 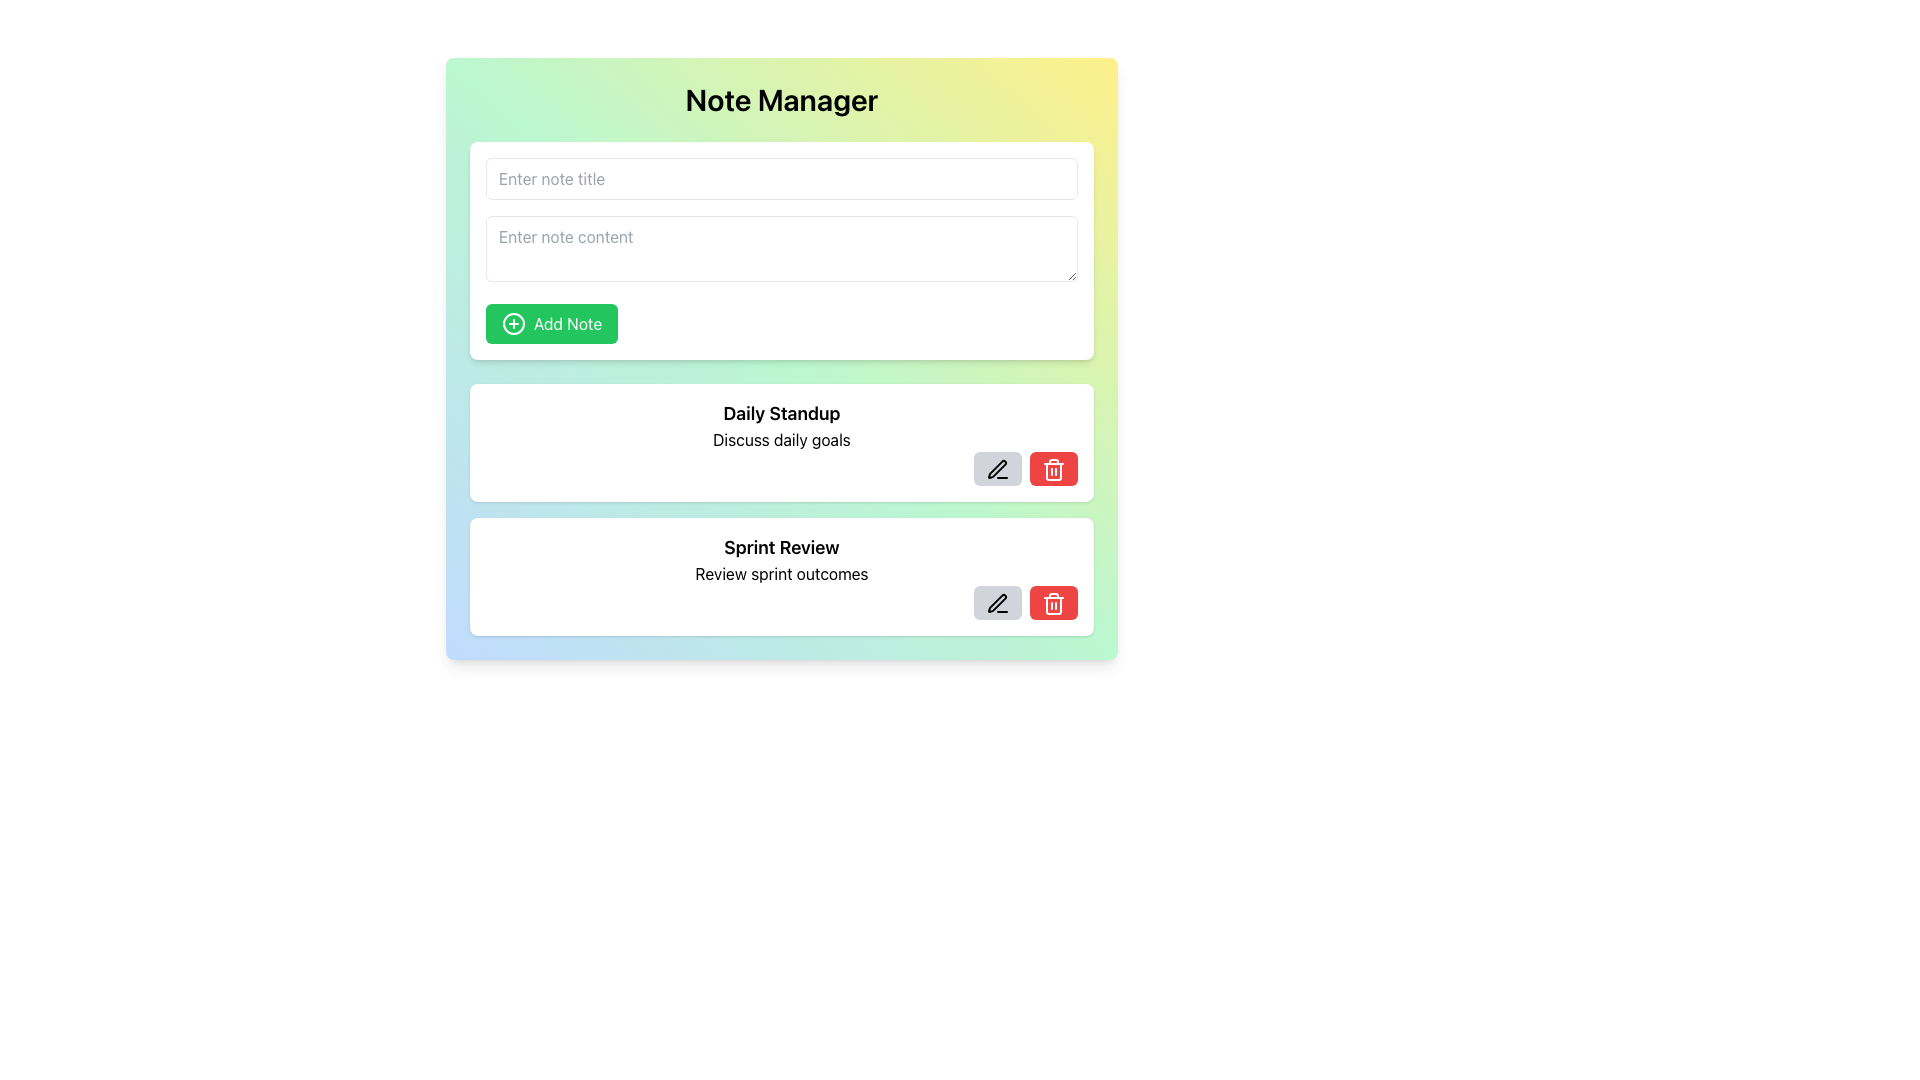 I want to click on the stylized pen icon located to the right of the text 'Sprint Review' and to the left of the red trash bin icon to initiate editing, so click(x=997, y=469).